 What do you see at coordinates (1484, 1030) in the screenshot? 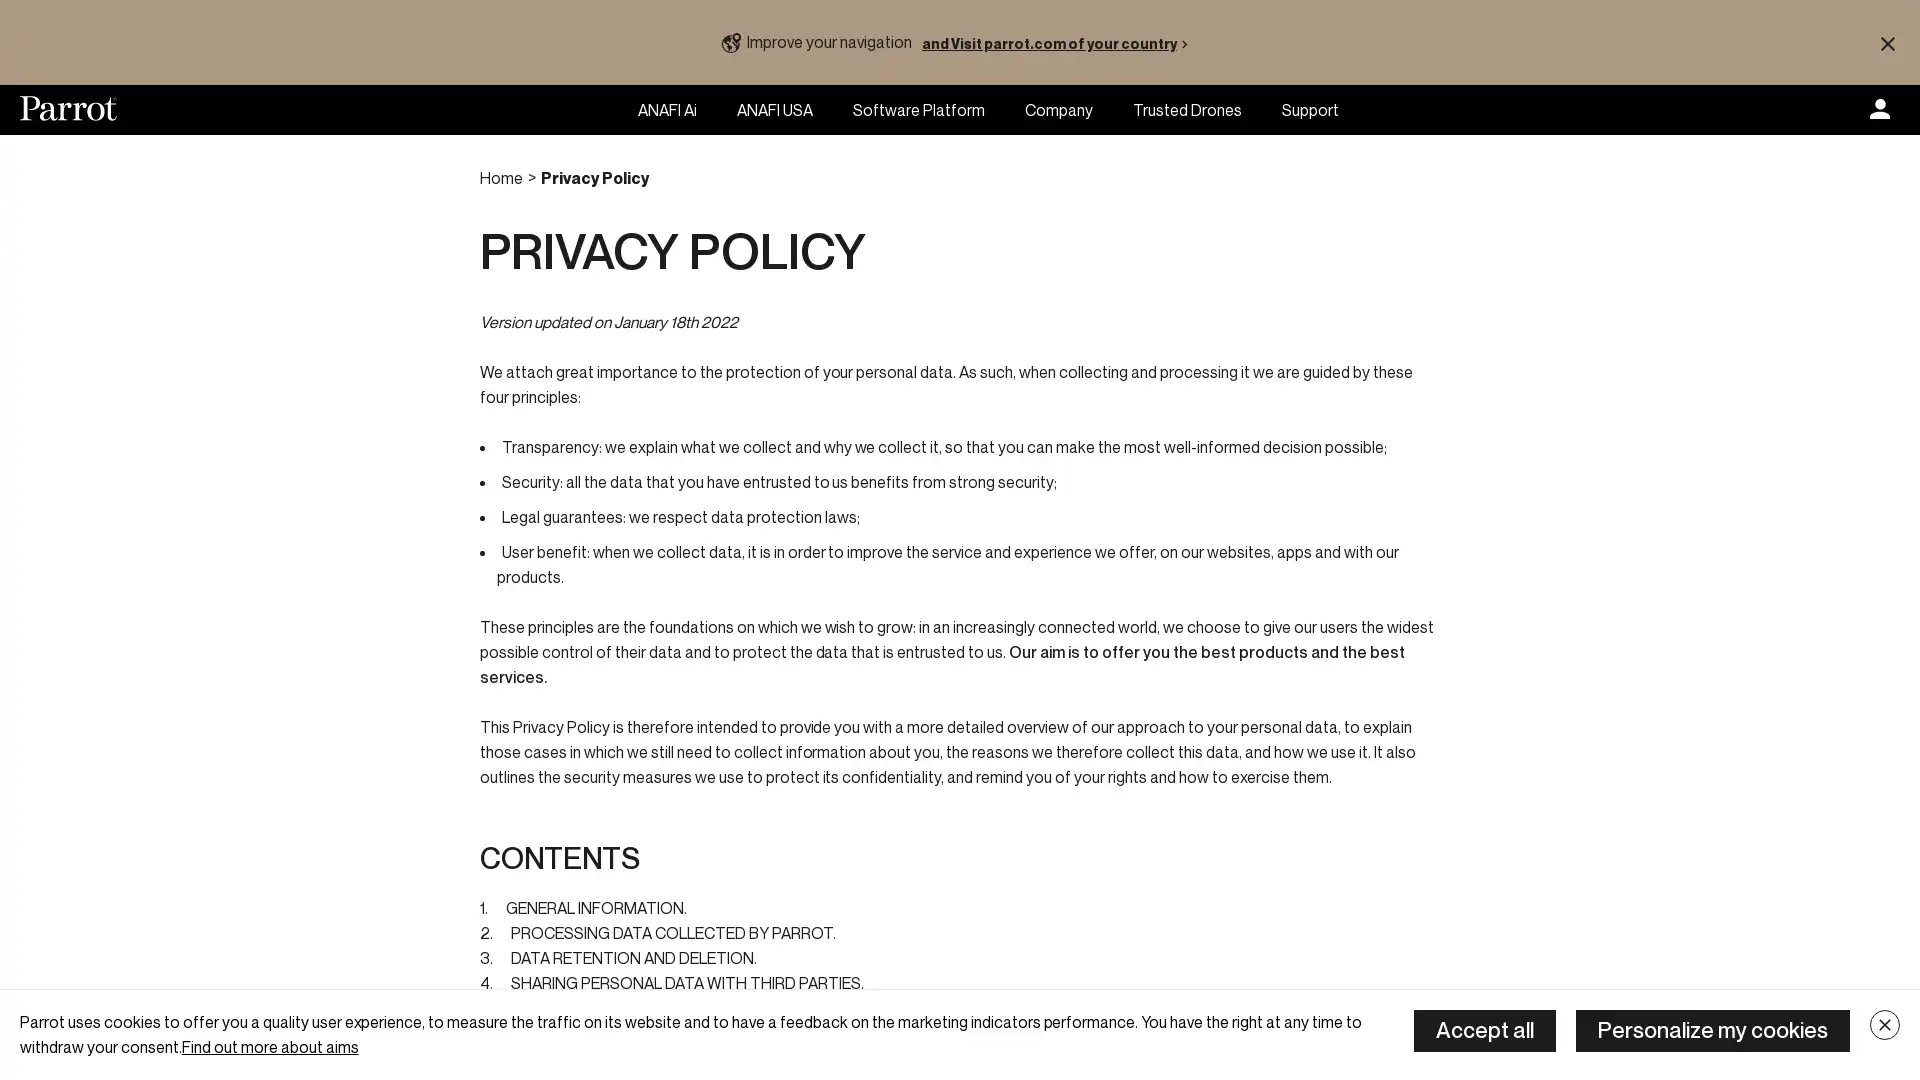
I see `Accept all` at bounding box center [1484, 1030].